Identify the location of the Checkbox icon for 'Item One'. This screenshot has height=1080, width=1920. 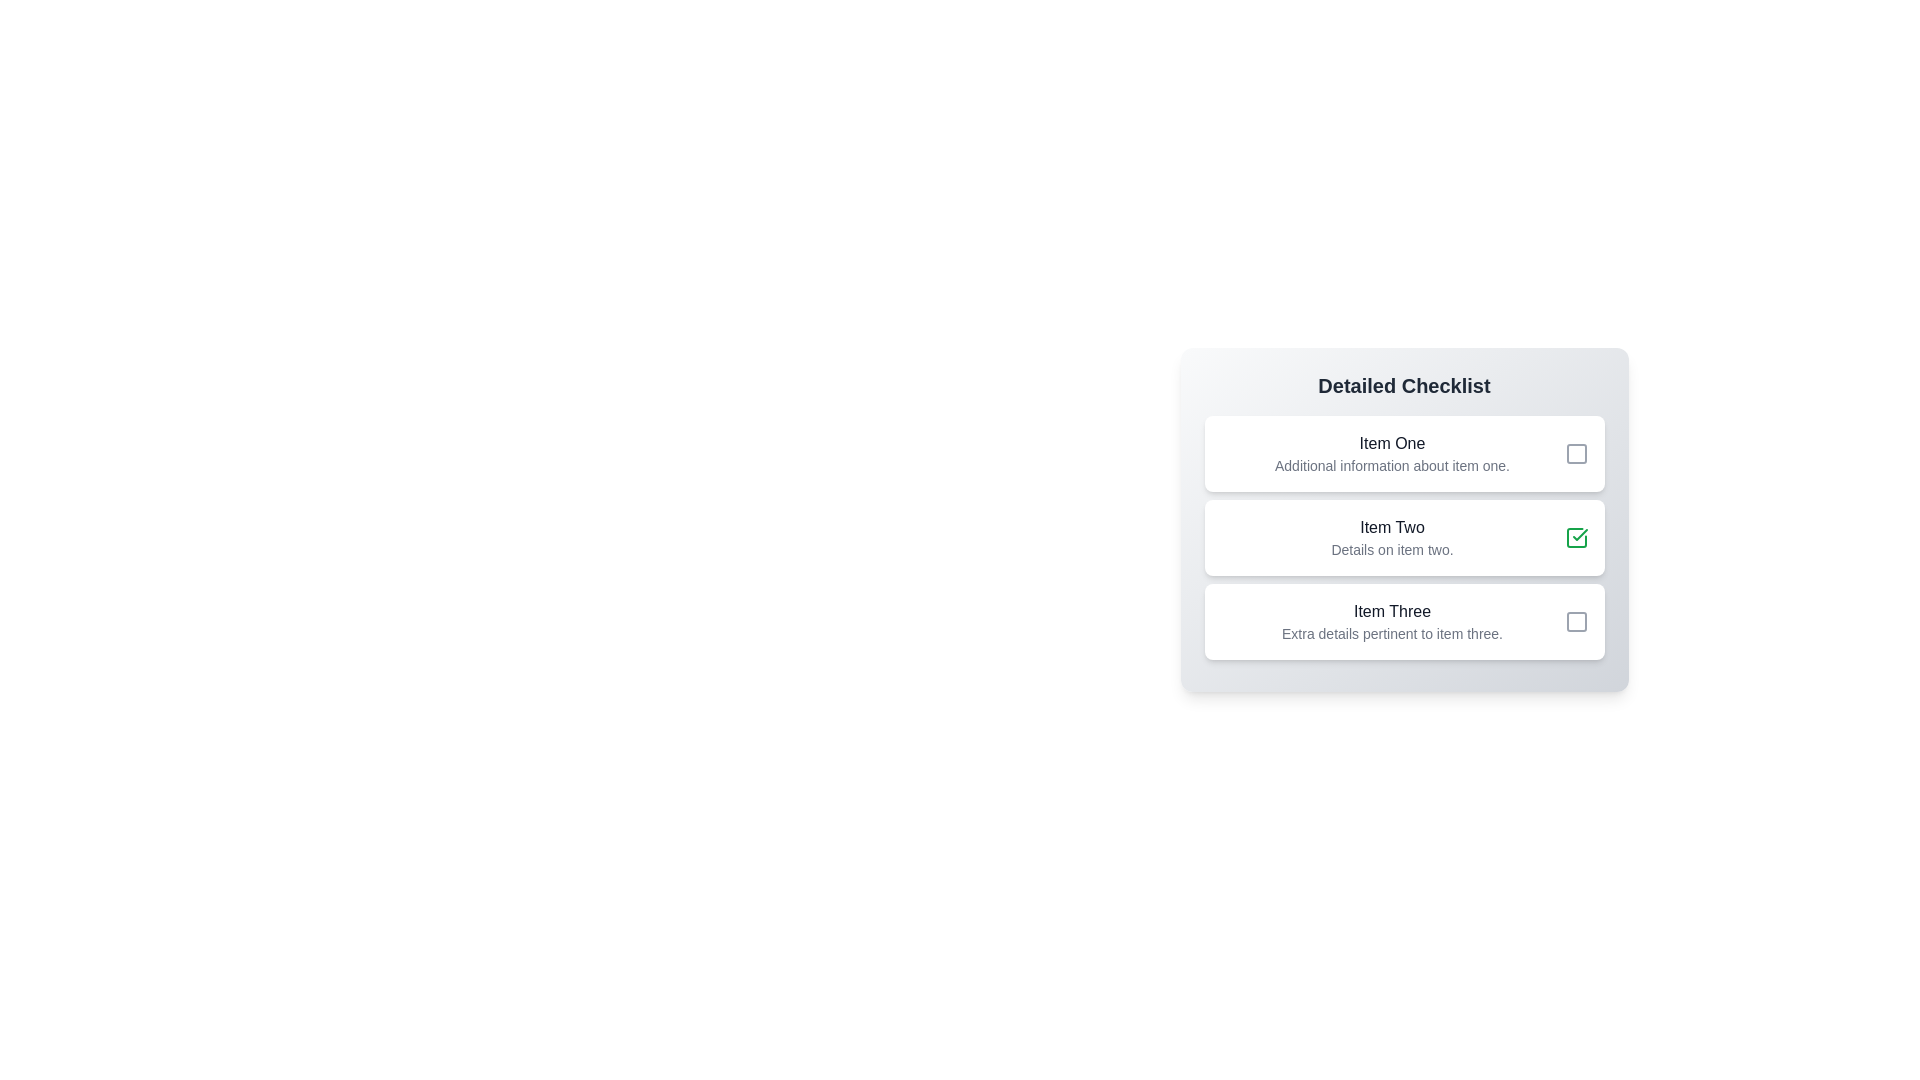
(1575, 454).